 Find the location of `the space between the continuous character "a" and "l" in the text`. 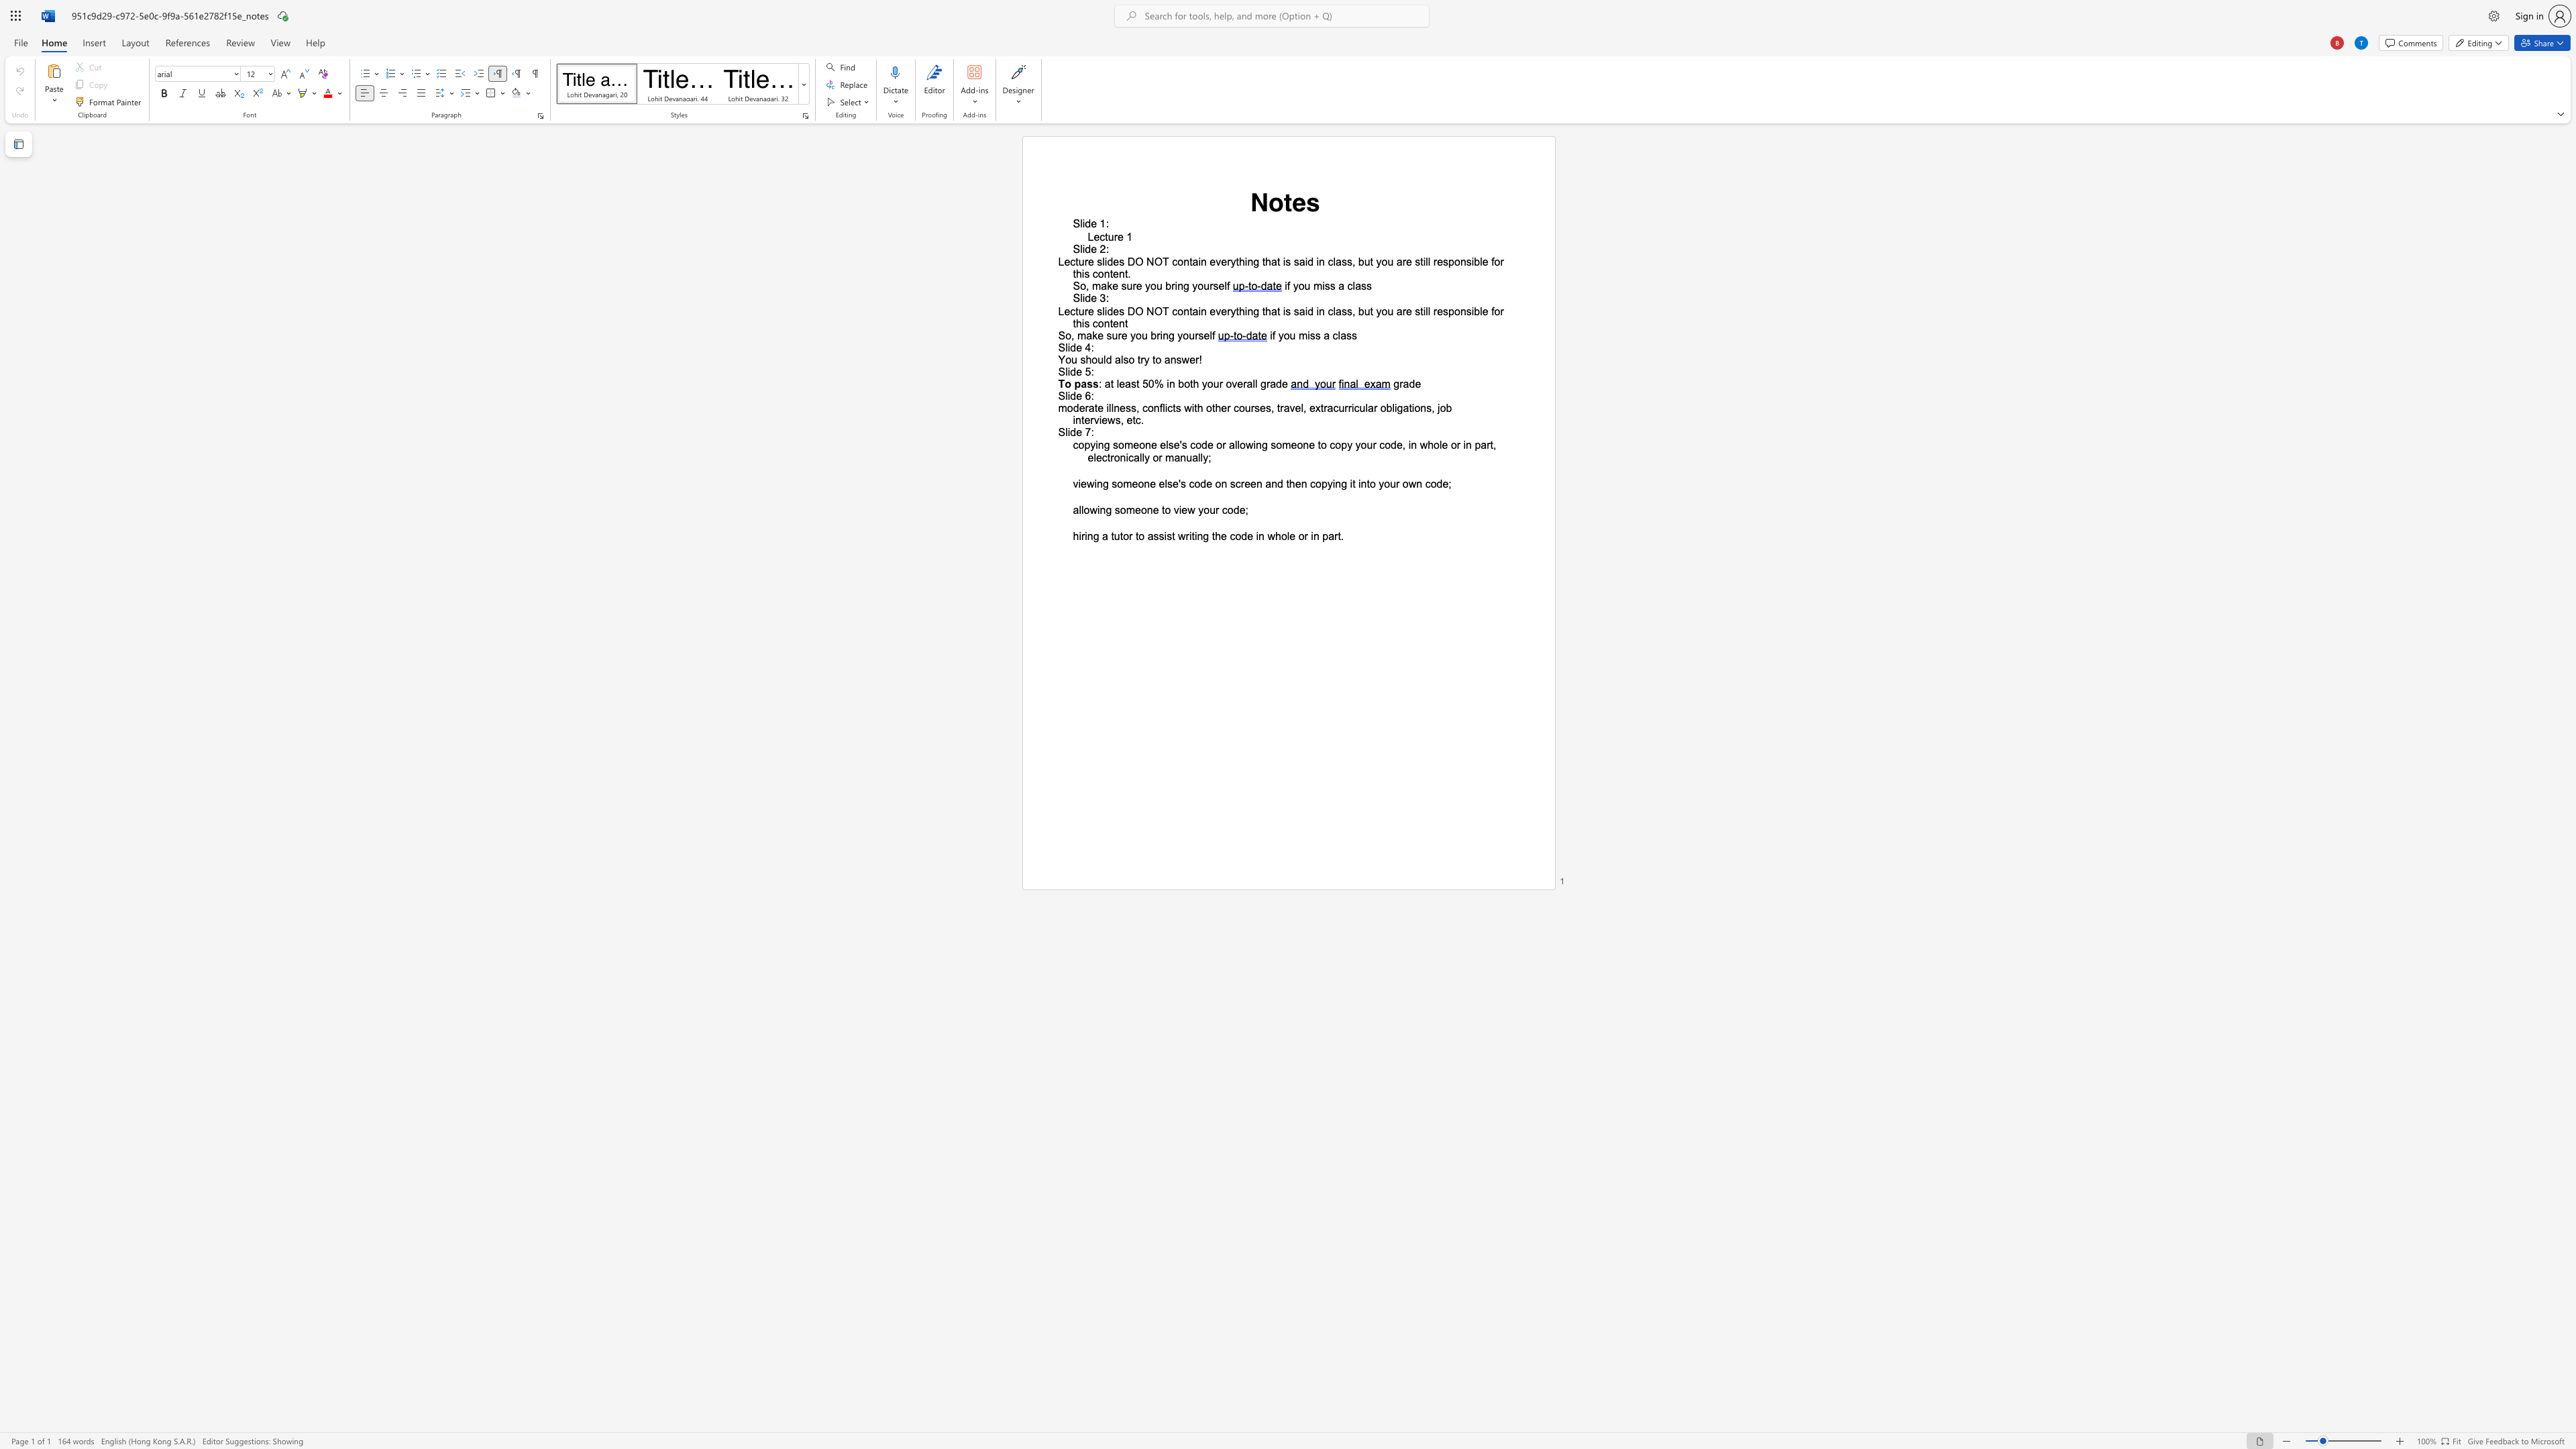

the space between the continuous character "a" and "l" in the text is located at coordinates (1077, 509).